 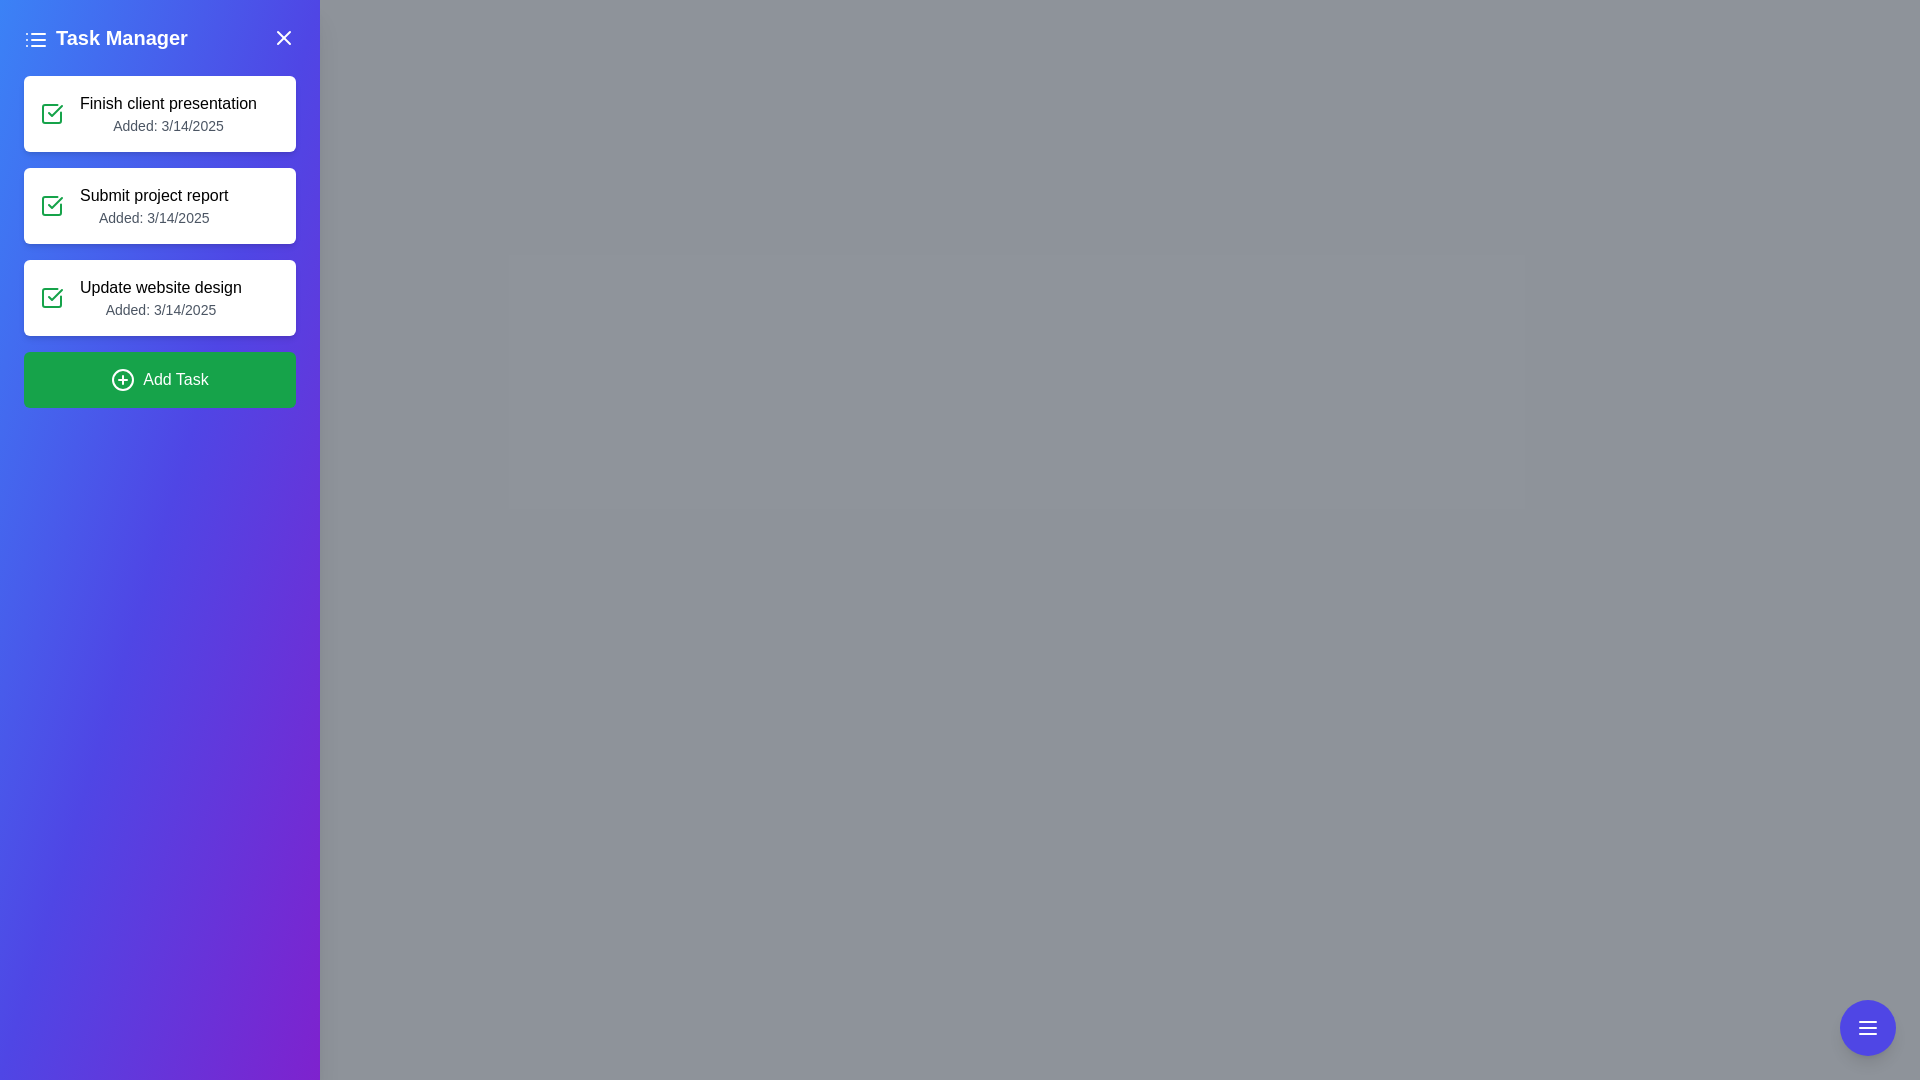 I want to click on the 'Add Task' button that contains a circular green icon with a white plus sign, so click(x=122, y=380).